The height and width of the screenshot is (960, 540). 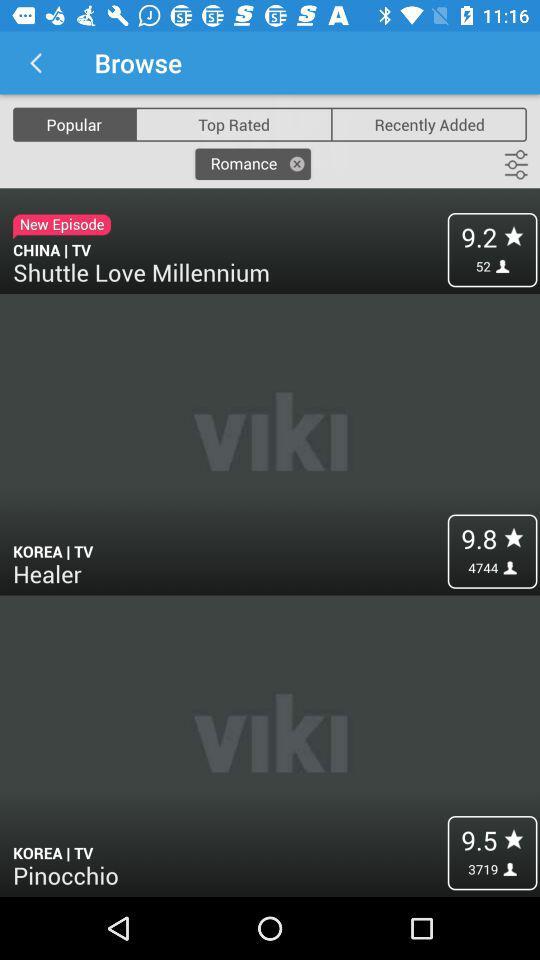 What do you see at coordinates (253, 163) in the screenshot?
I see `the icon above china | tv` at bounding box center [253, 163].